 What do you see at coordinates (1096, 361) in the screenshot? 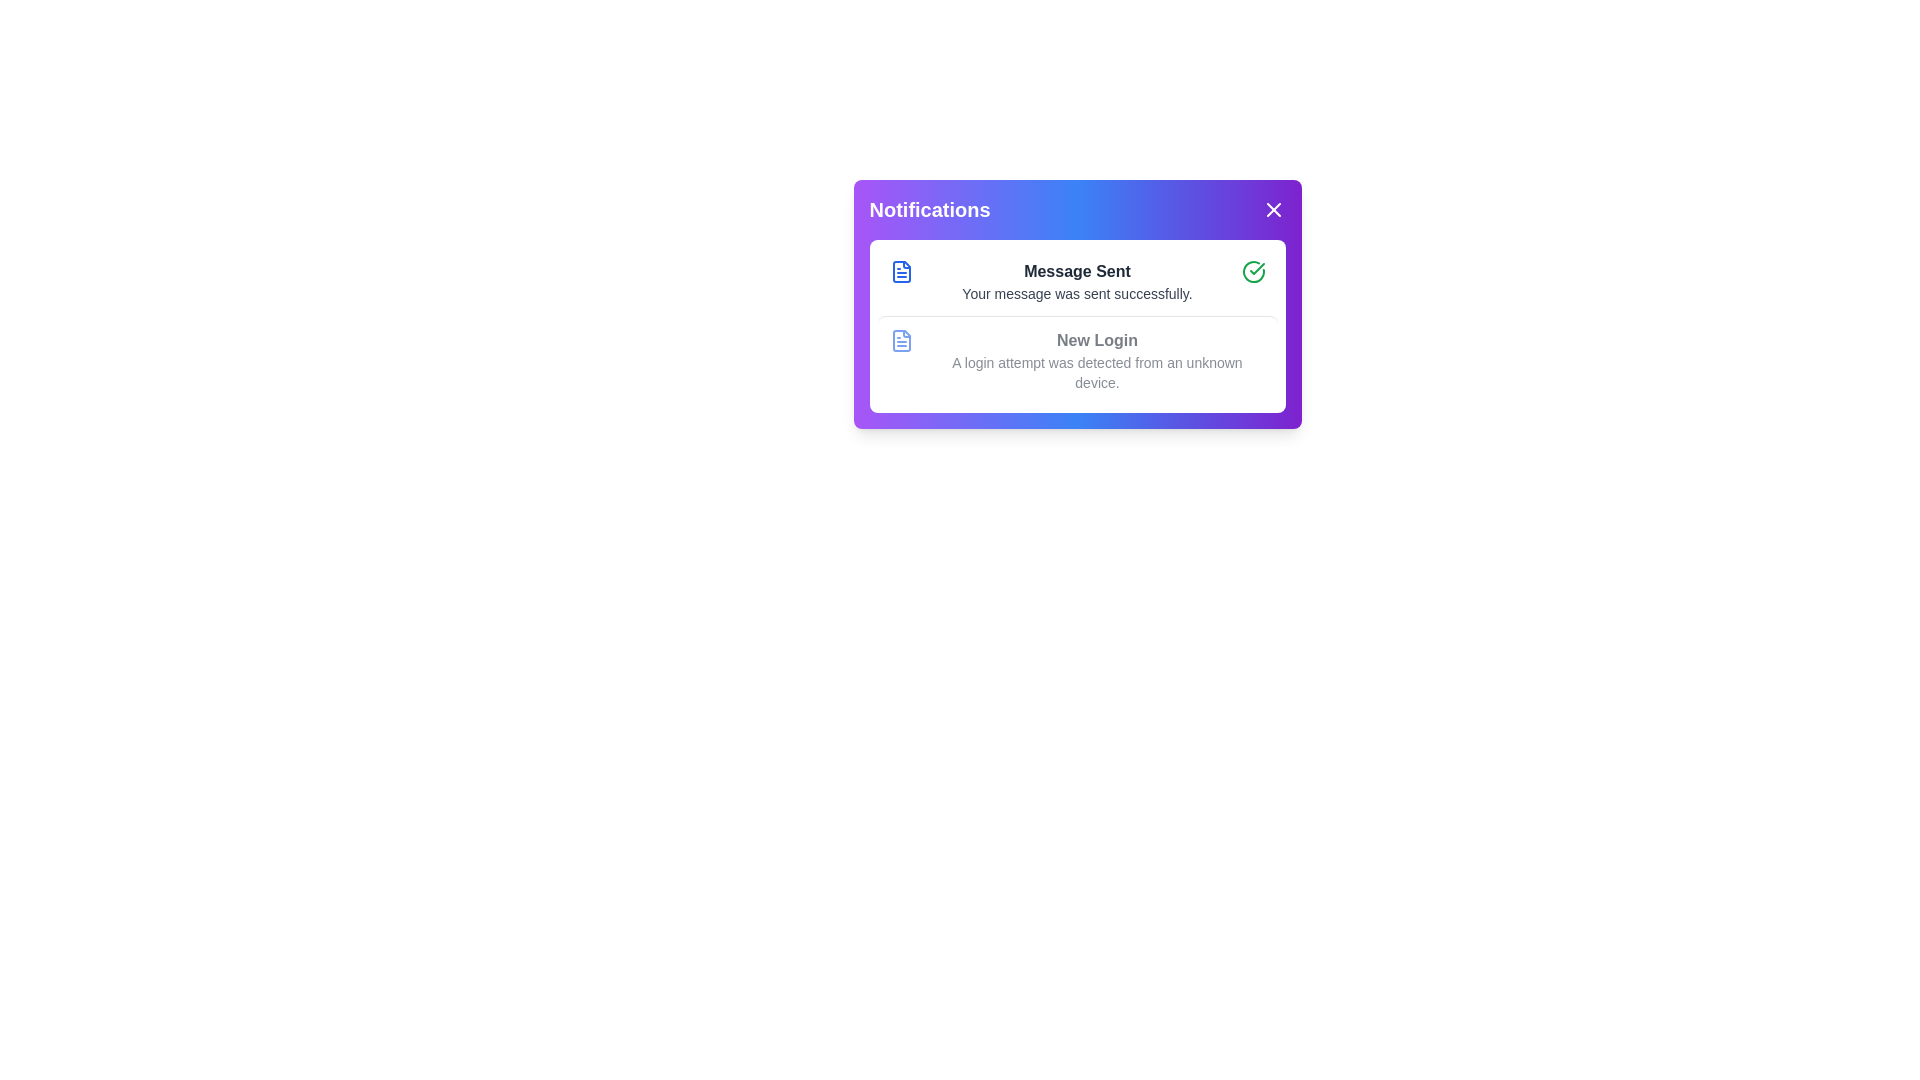
I see `message content of the notification item informing about a detected login attempt from an unknown device, which is the second item in the notification dialog` at bounding box center [1096, 361].